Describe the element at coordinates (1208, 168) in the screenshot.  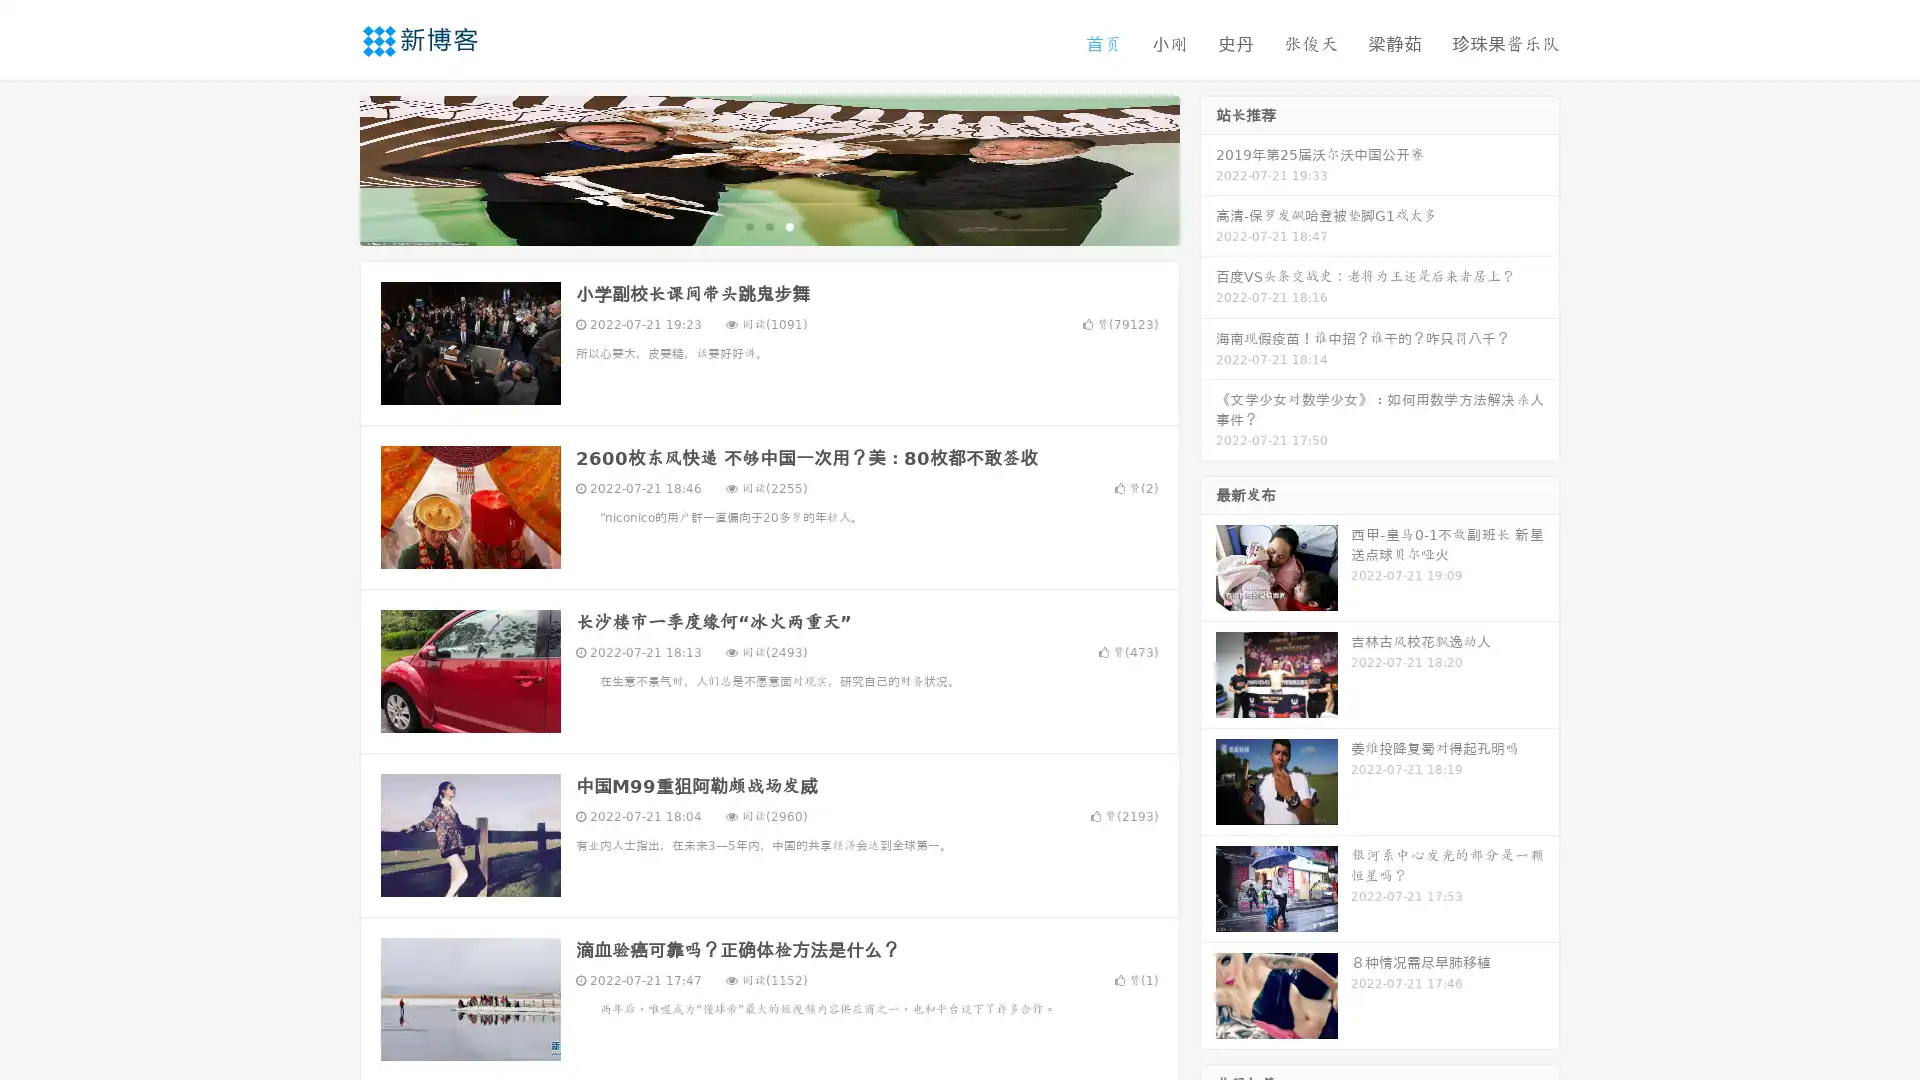
I see `Next slide` at that location.